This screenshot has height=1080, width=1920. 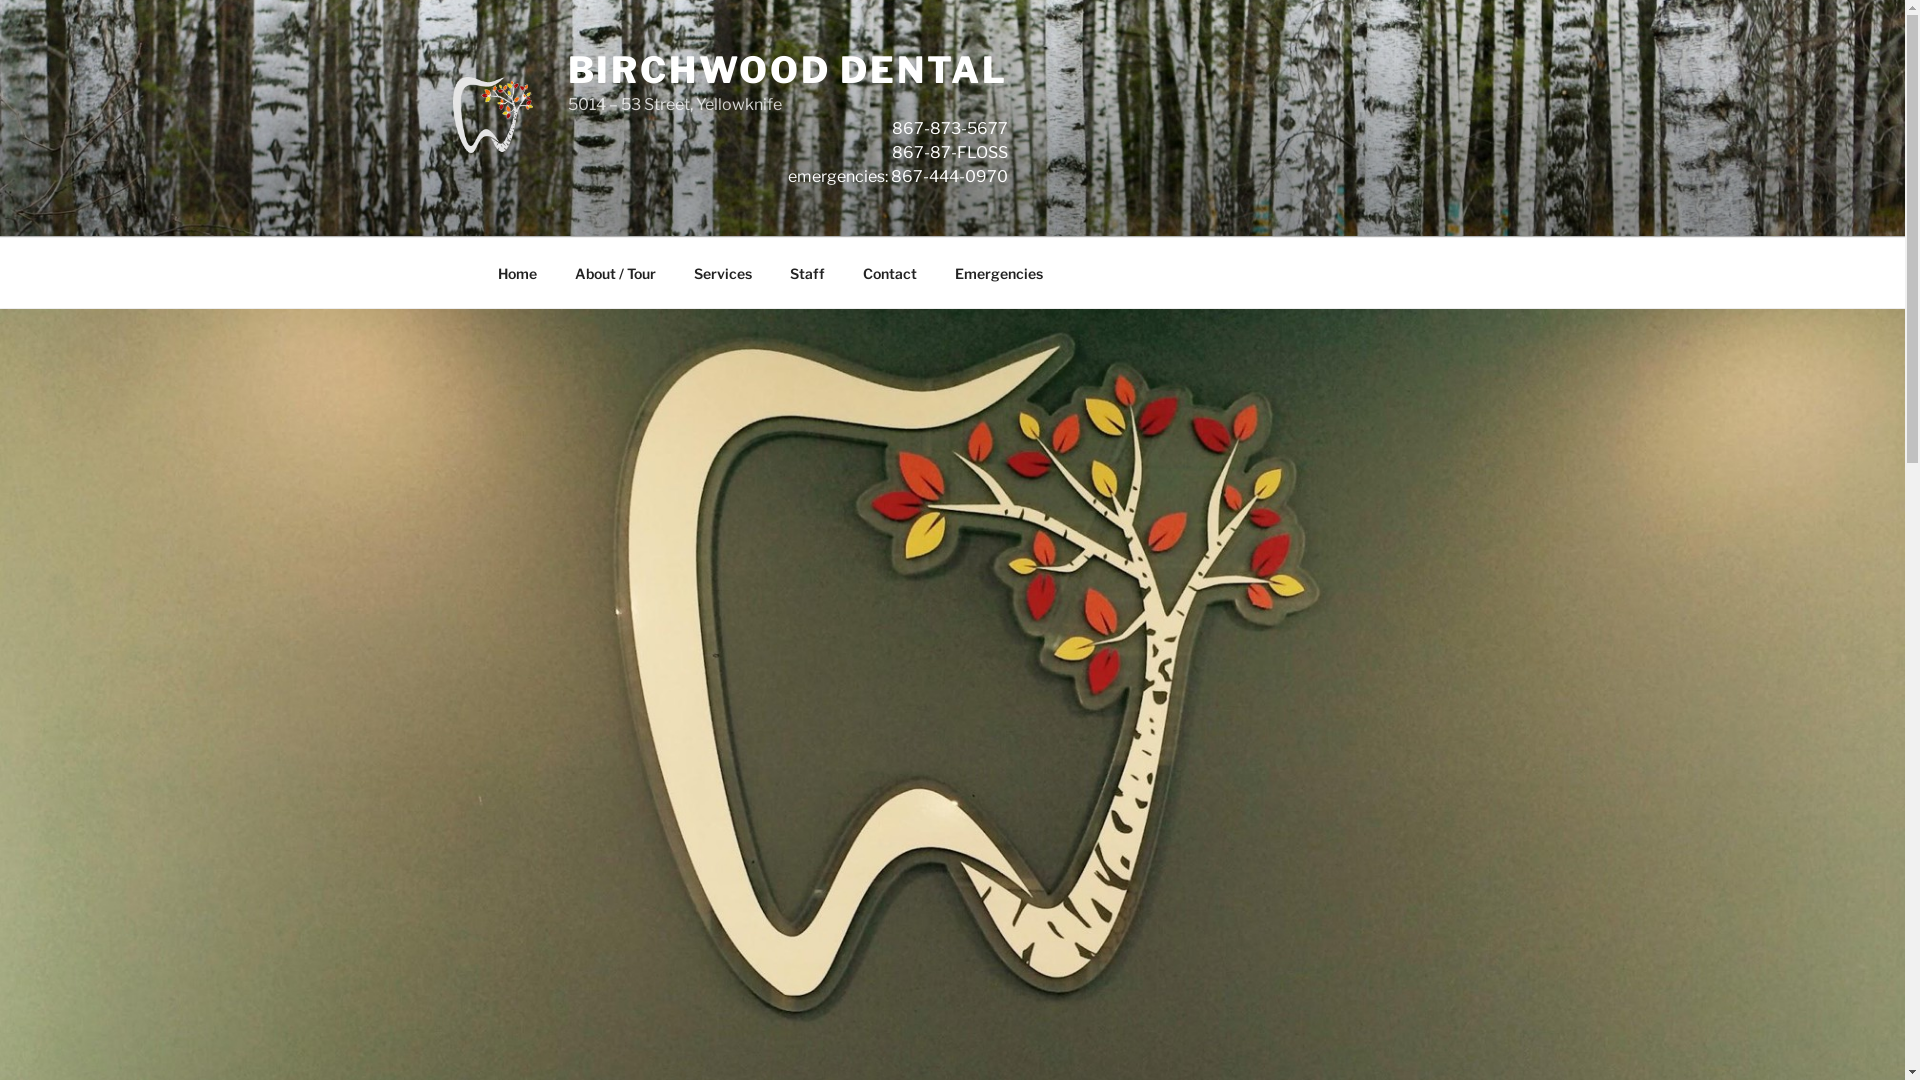 I want to click on '867-444-0970', so click(x=948, y=175).